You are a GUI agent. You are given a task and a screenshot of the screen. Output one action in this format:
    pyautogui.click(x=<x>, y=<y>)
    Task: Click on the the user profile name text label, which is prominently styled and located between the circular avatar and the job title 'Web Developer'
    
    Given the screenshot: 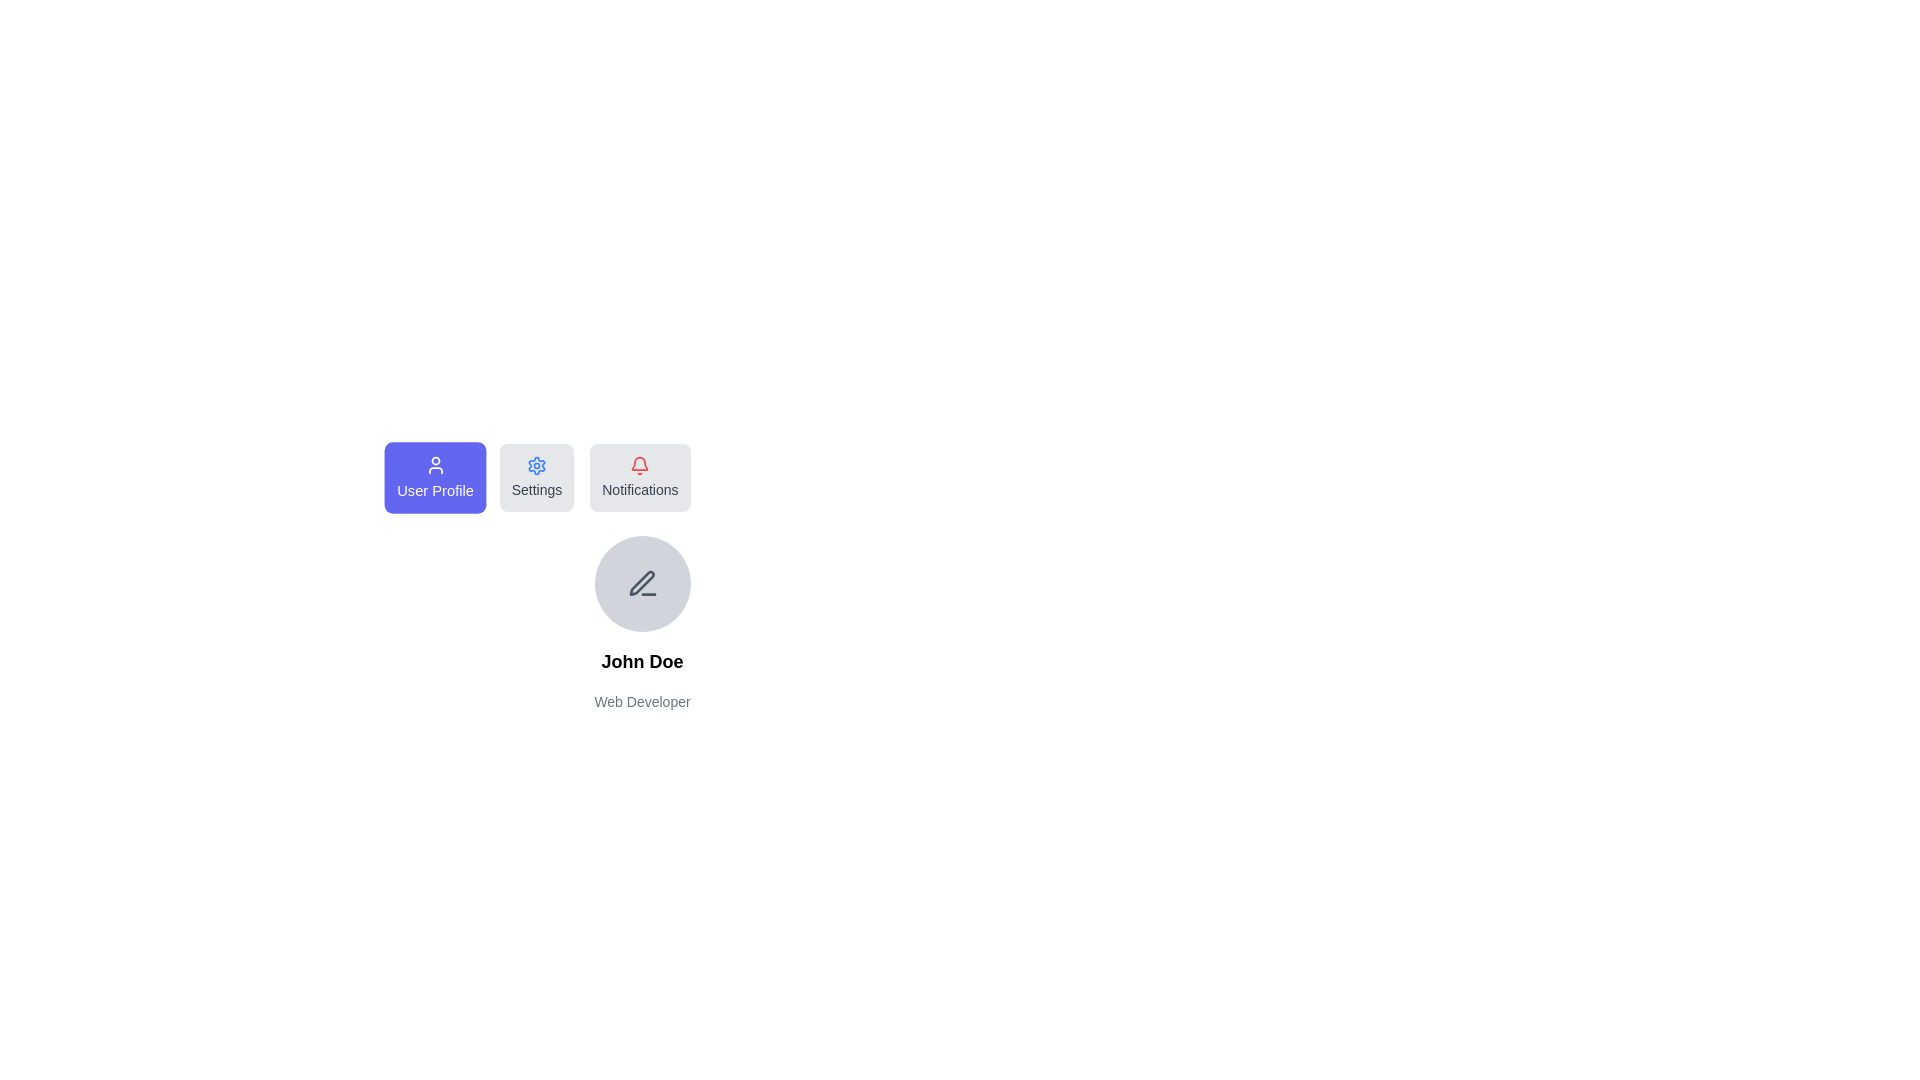 What is the action you would take?
    pyautogui.click(x=642, y=662)
    